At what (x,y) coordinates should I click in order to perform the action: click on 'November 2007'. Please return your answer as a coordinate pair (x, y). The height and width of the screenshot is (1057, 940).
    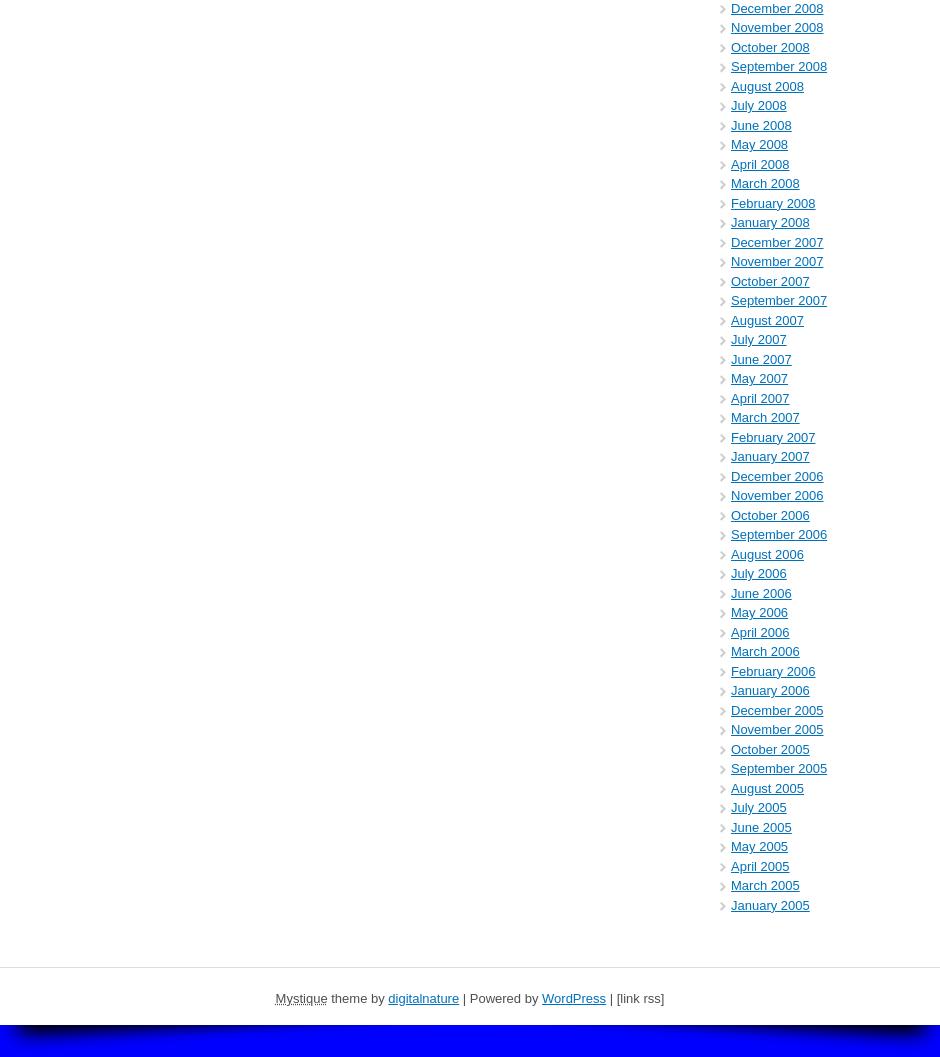
    Looking at the image, I should click on (776, 260).